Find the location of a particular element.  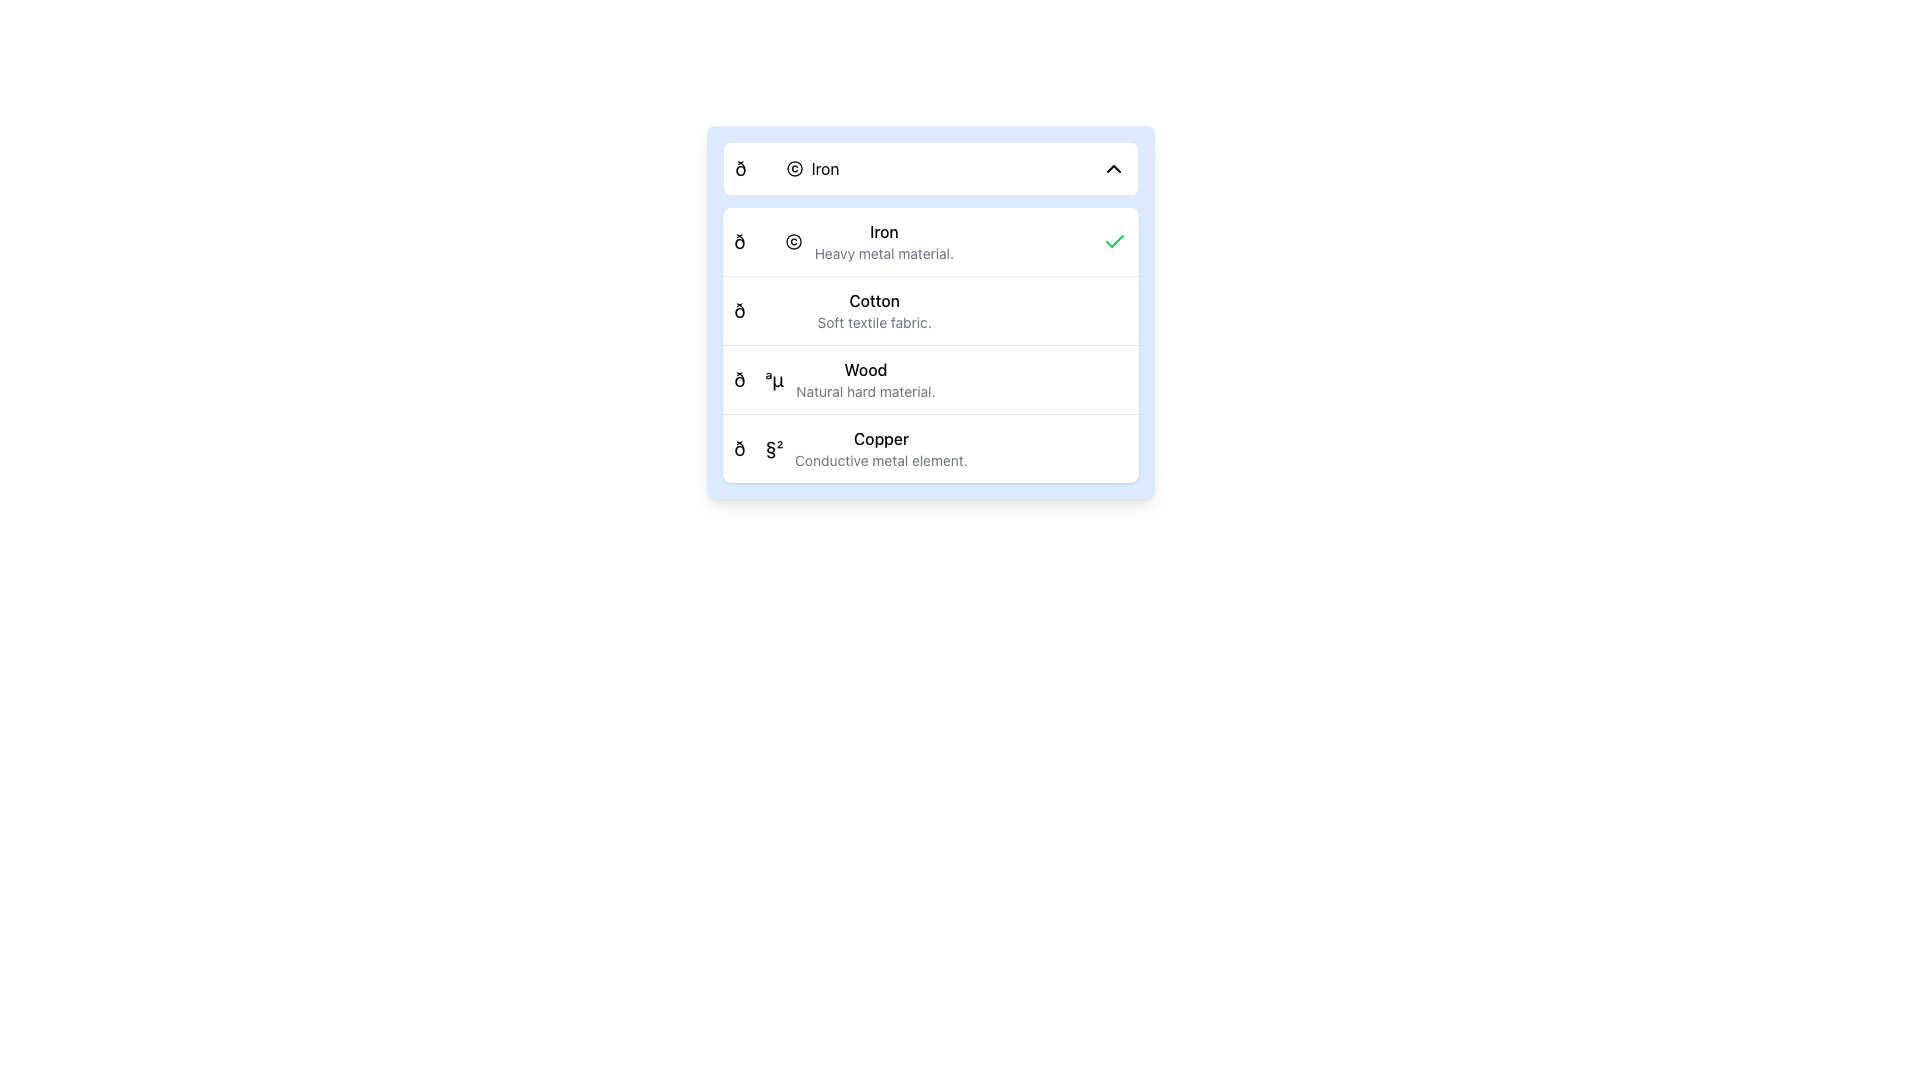

the text snippet displaying 'Soft textile fabric.' which is positioned below the bold text 'Cotton' in the list component is located at coordinates (874, 322).